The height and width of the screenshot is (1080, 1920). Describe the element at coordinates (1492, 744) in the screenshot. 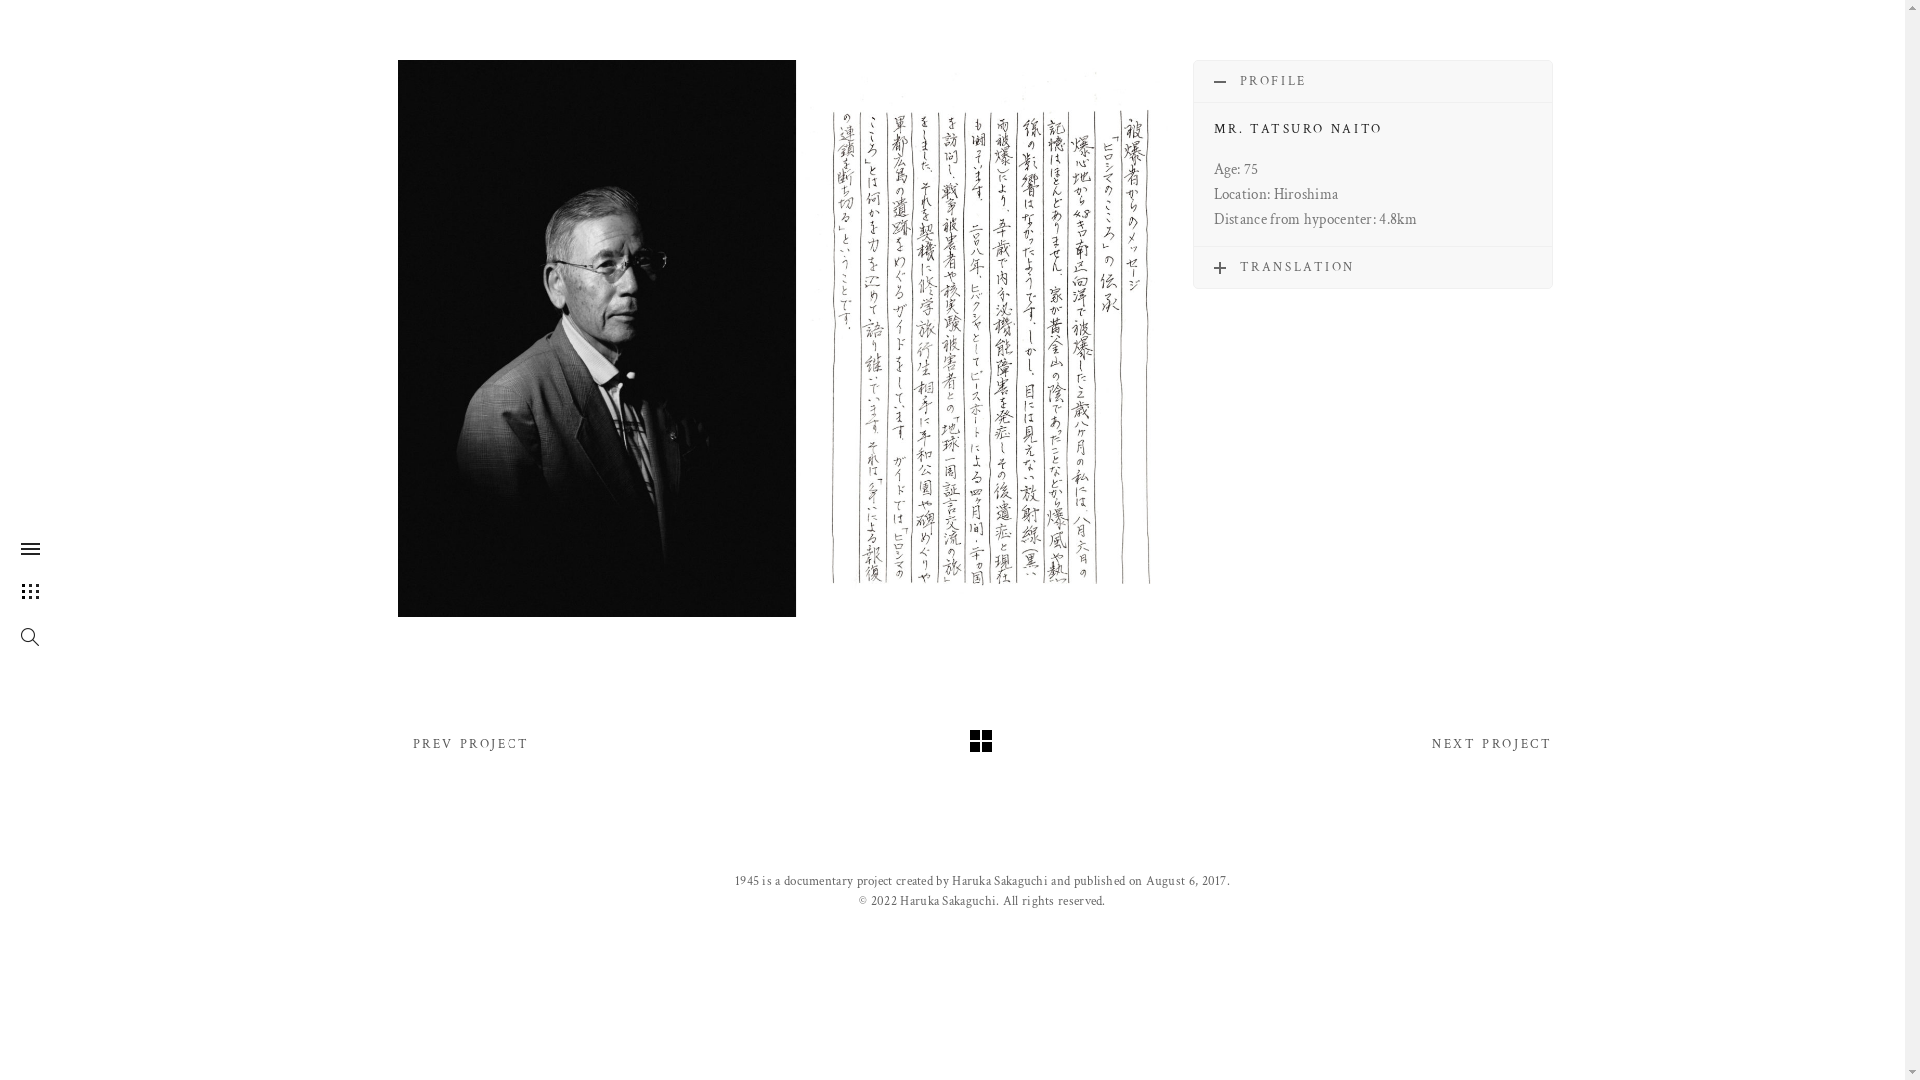

I see `'NEXT PROJECT'` at that location.